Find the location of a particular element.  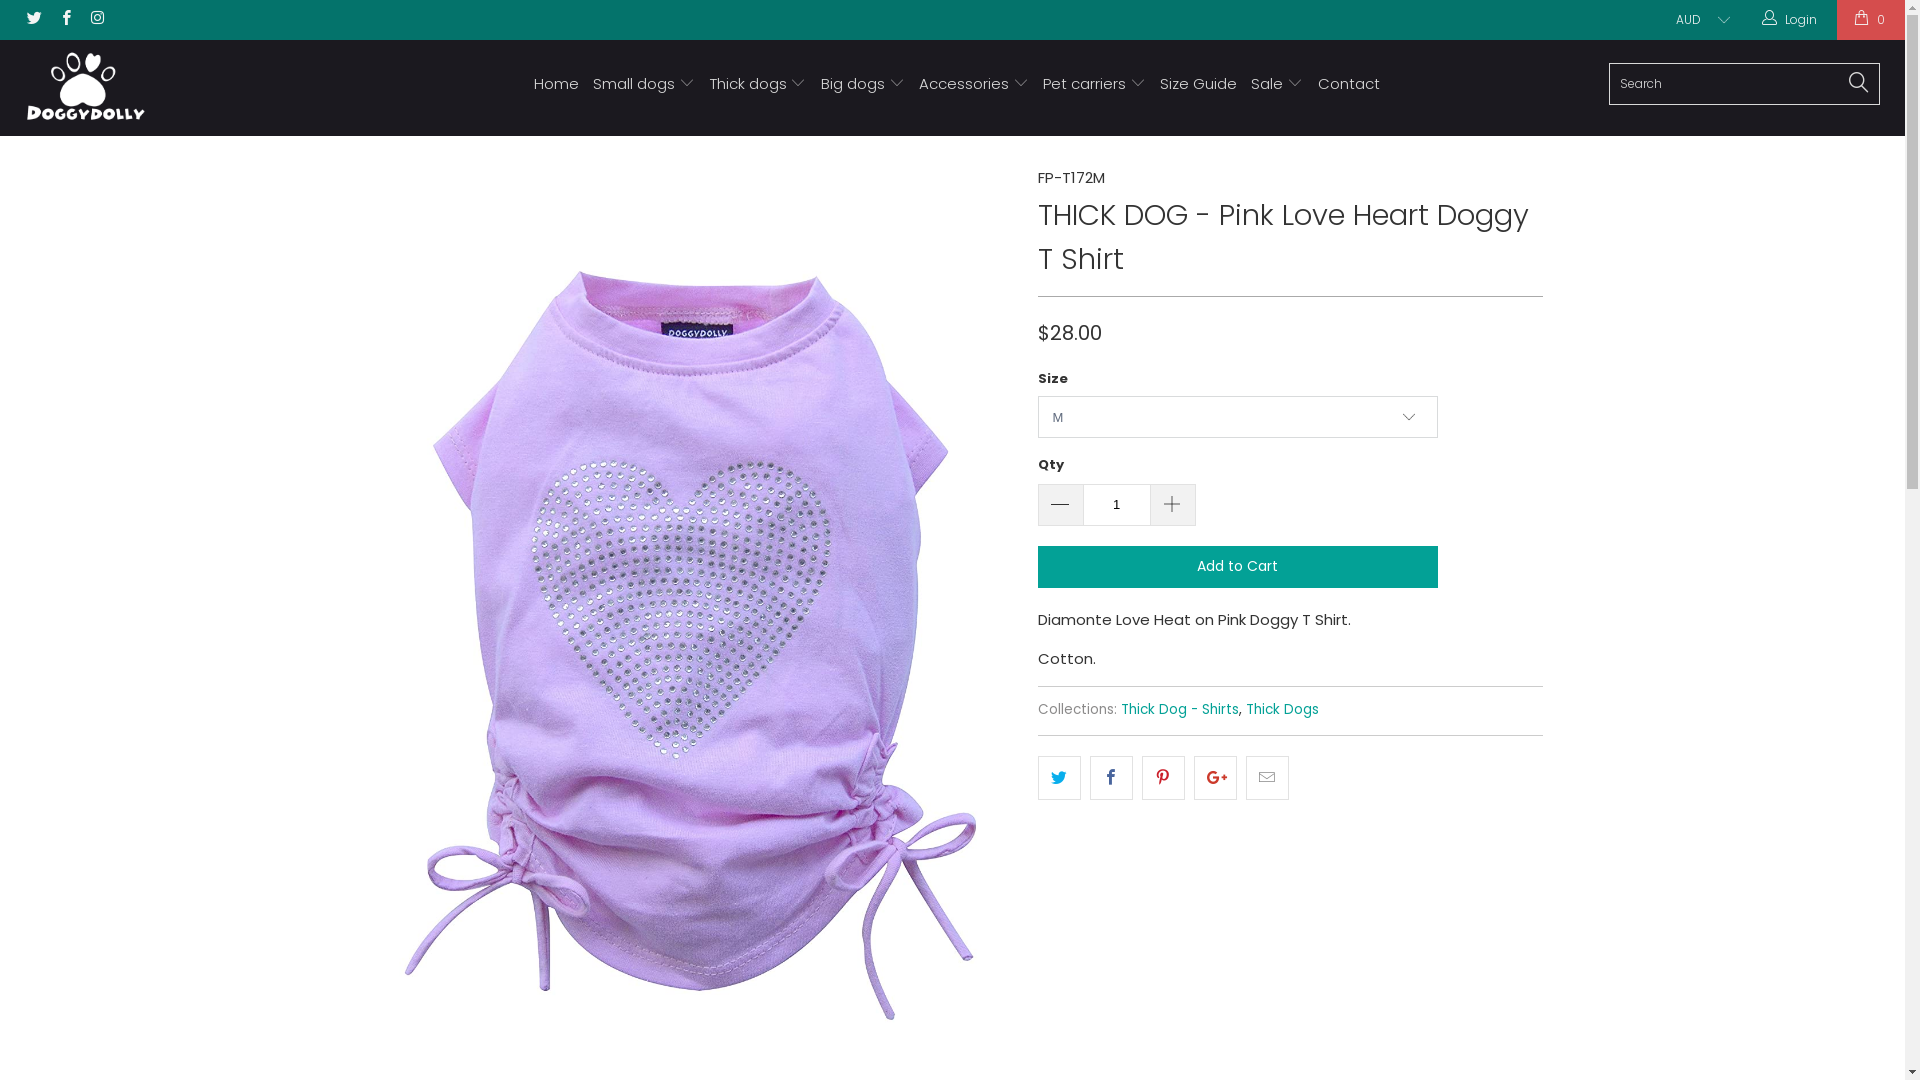

'DoggyDolly Australia & New Zealand on Twitter' is located at coordinates (24, 19).